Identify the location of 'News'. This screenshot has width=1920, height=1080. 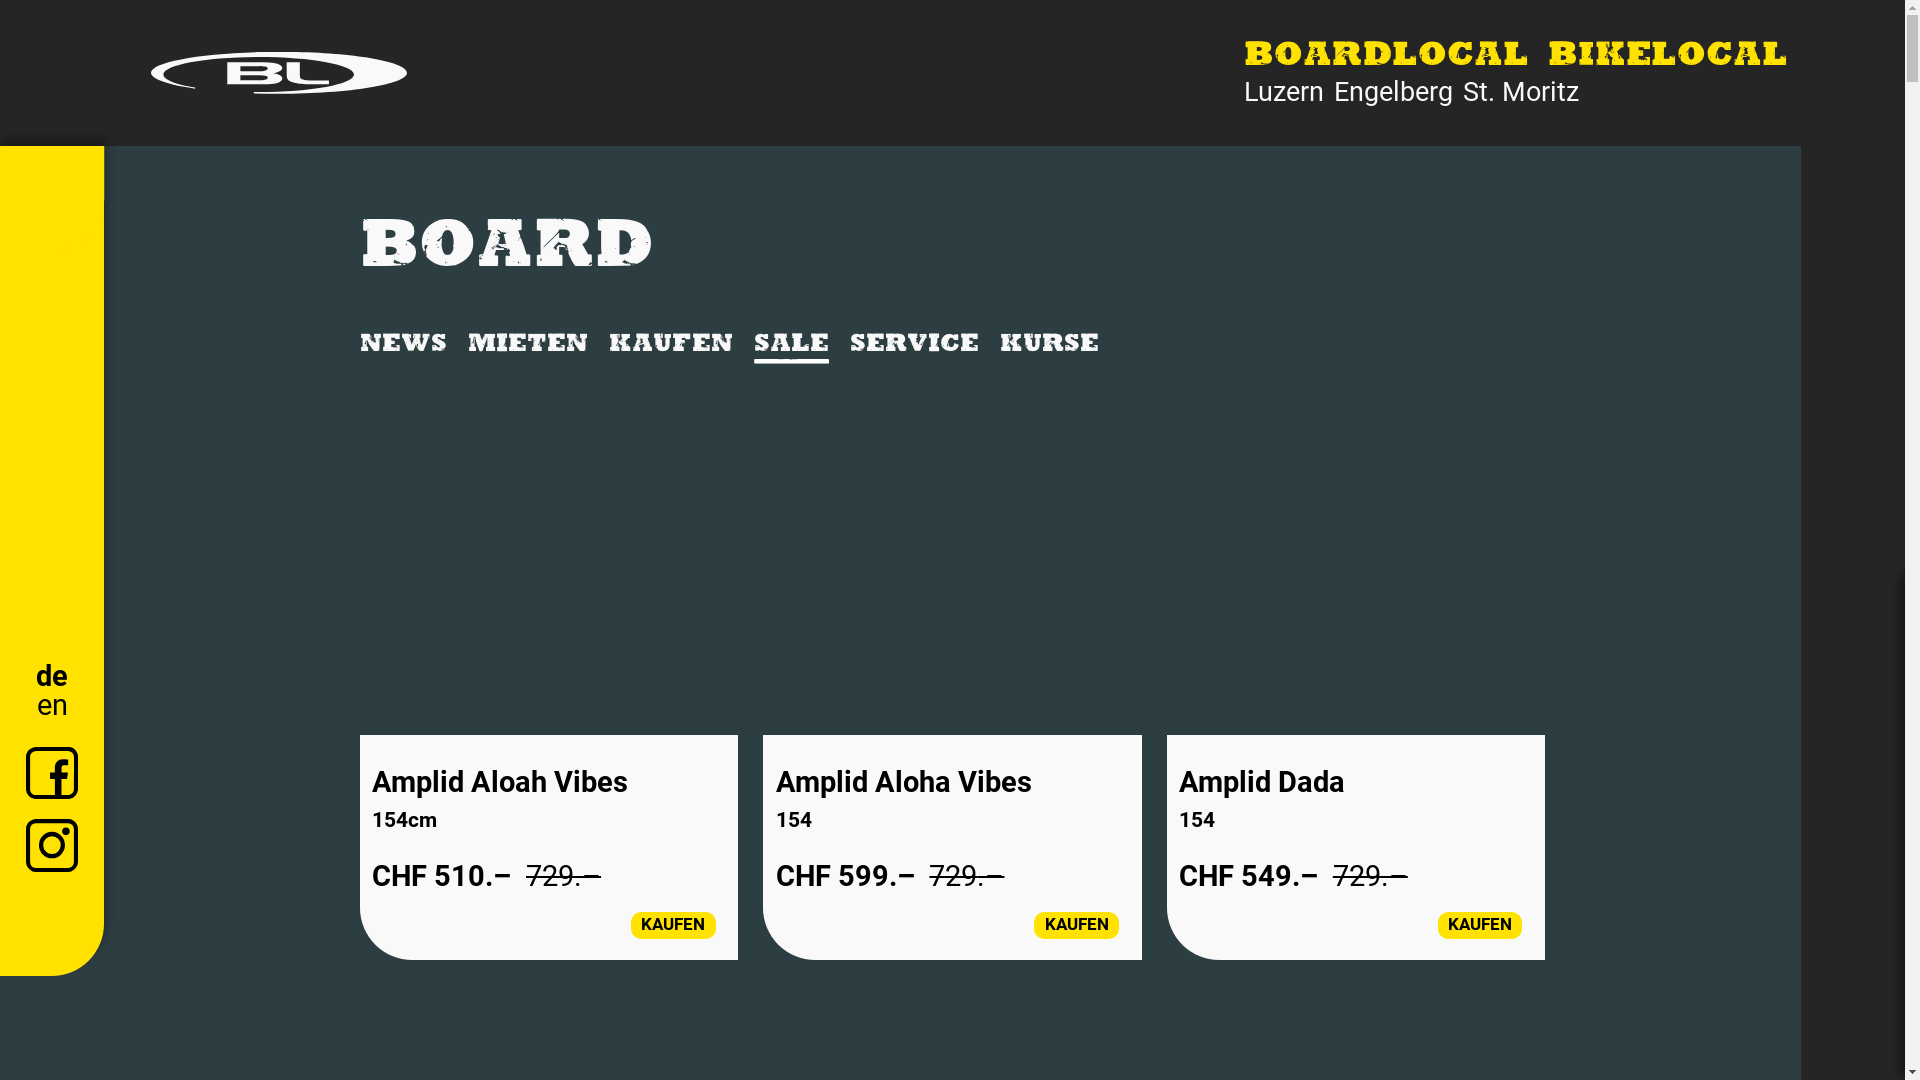
(402, 344).